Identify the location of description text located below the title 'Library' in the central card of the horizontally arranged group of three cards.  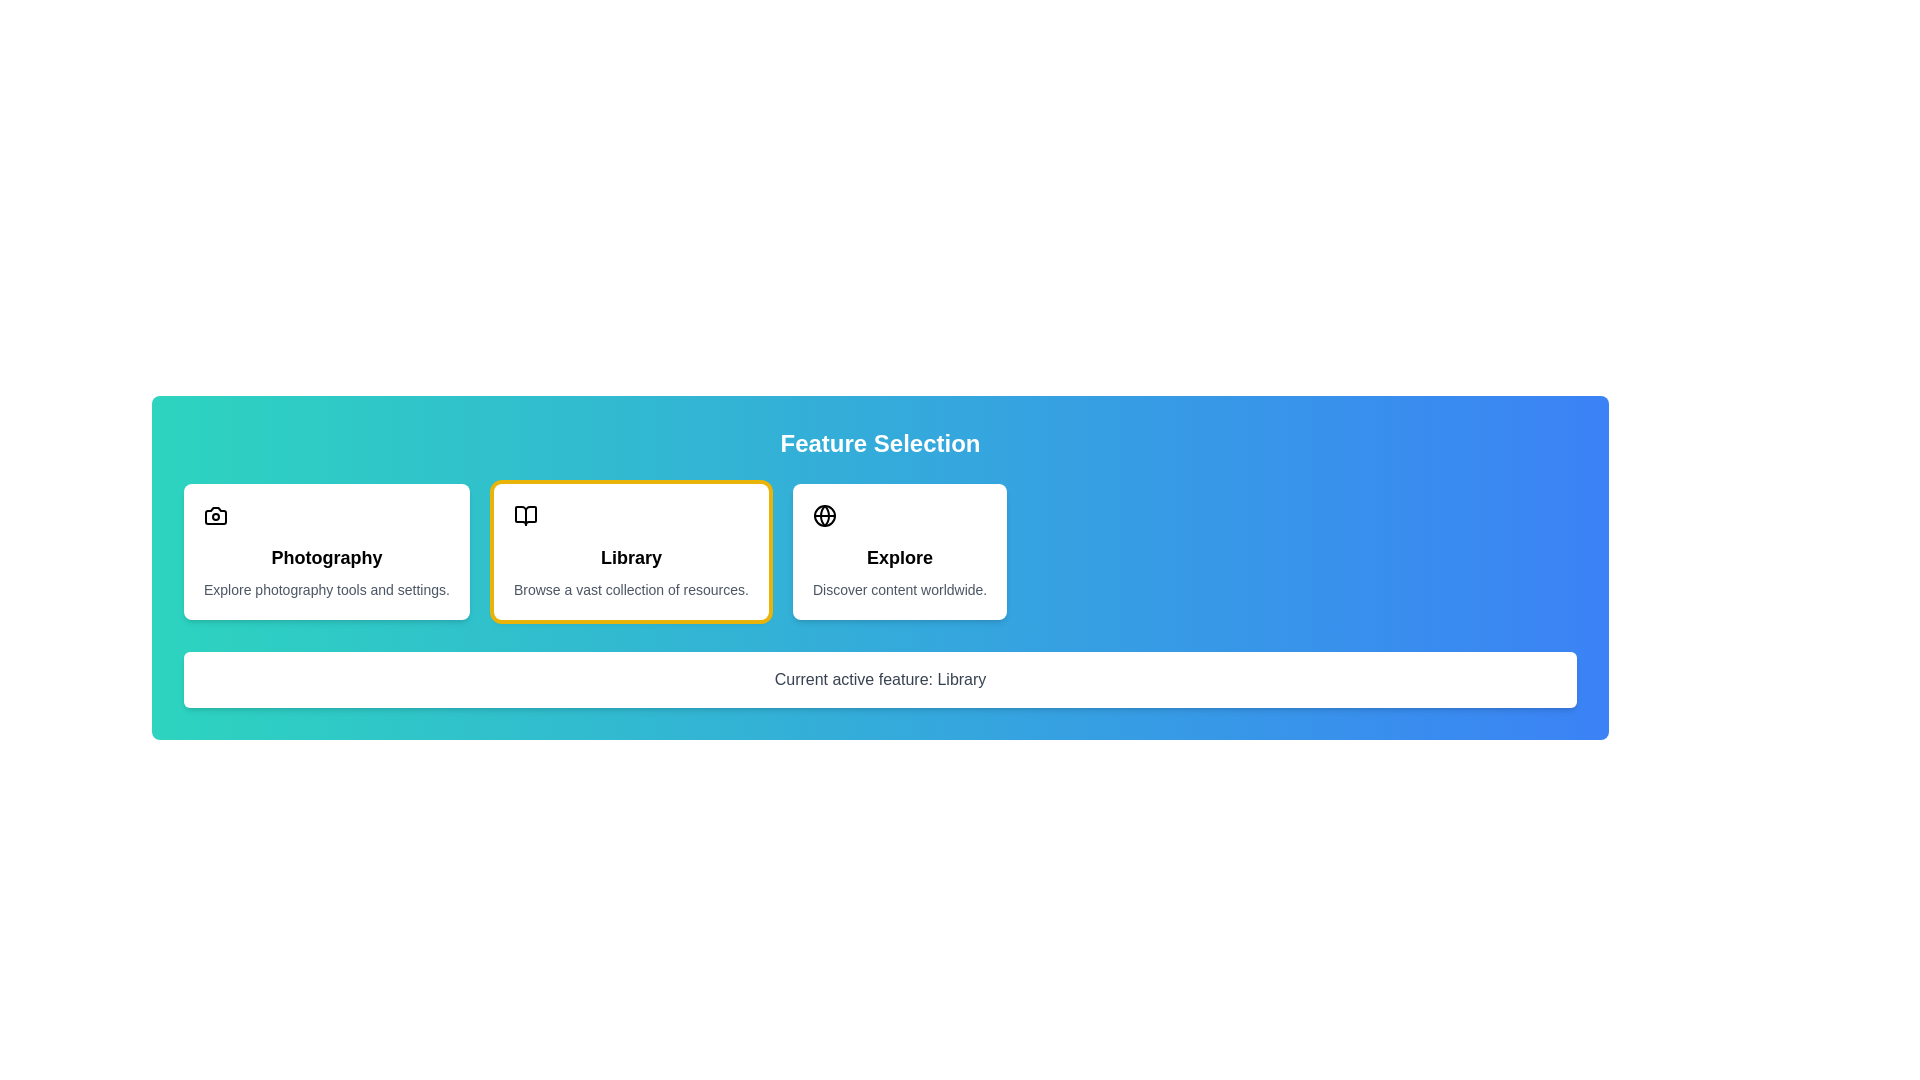
(630, 589).